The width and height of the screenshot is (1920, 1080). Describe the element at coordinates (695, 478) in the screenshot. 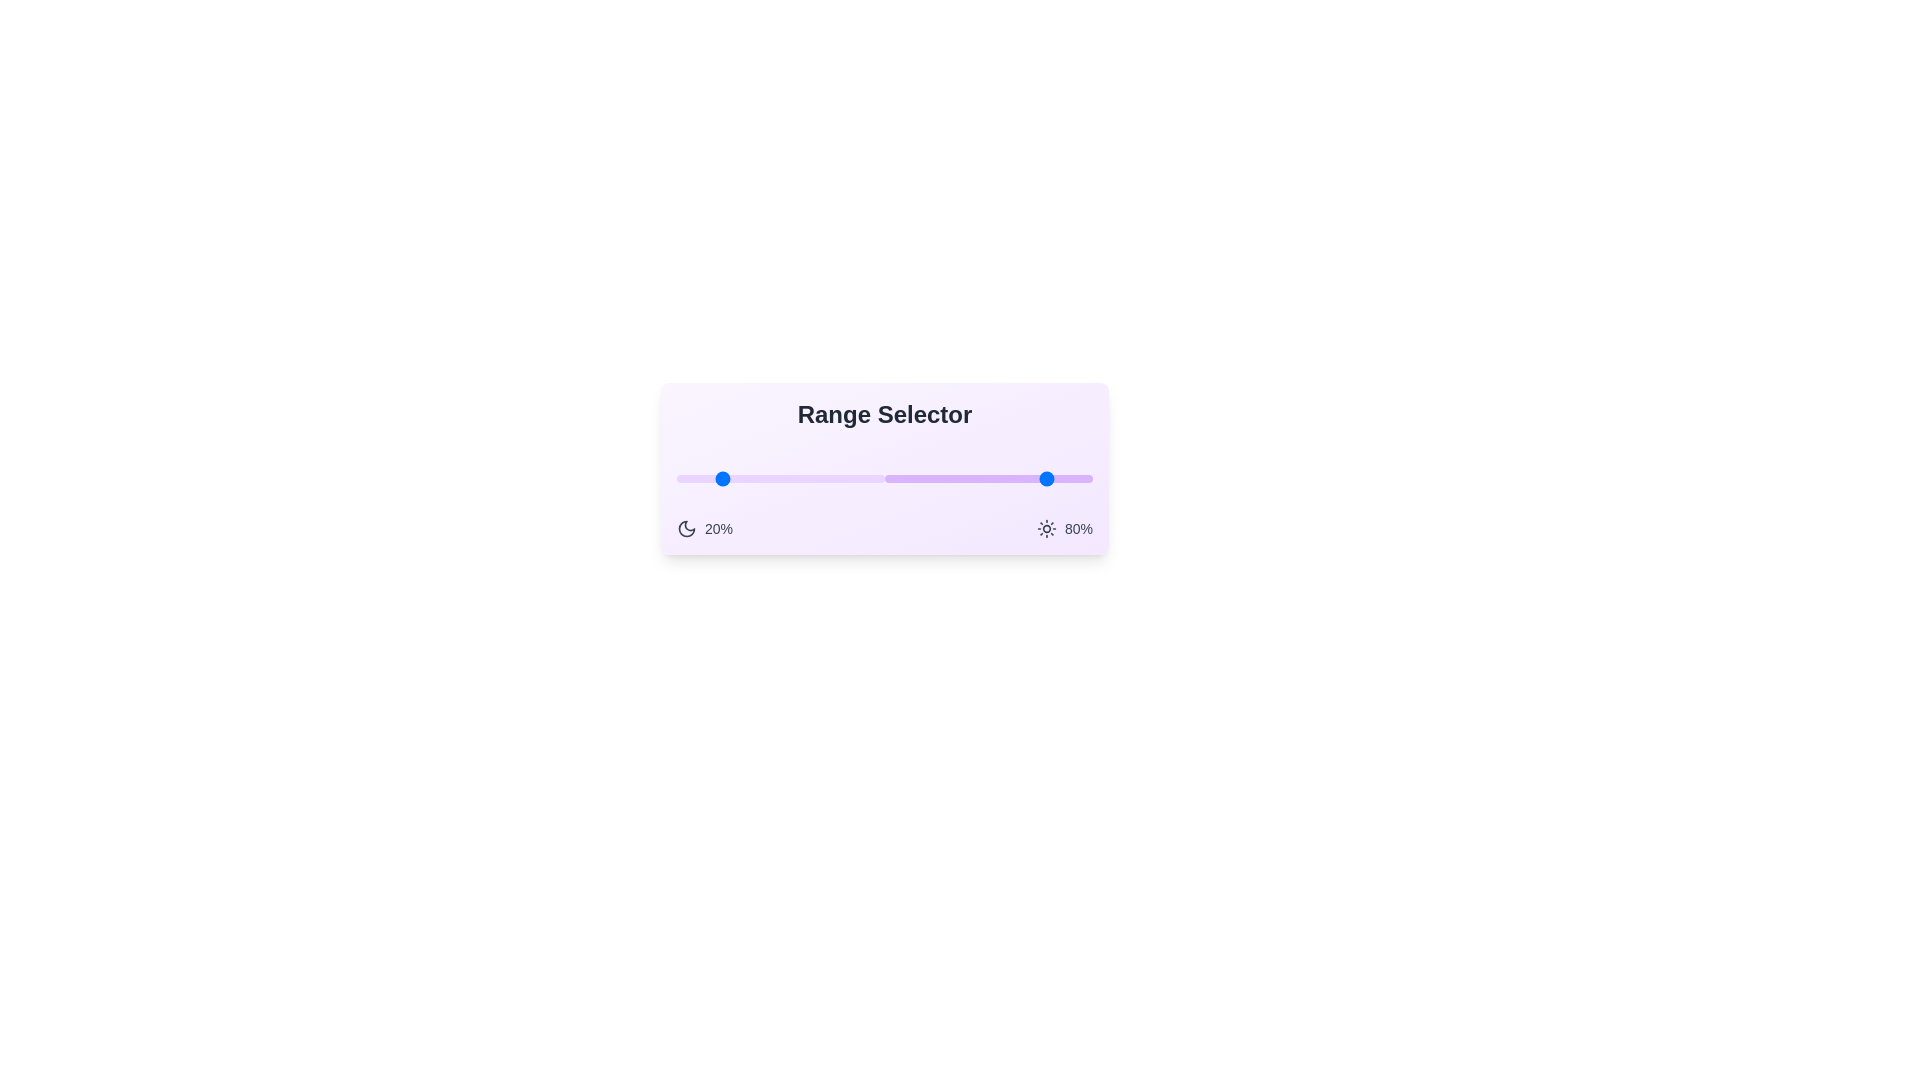

I see `the lower bound of the range to 9% by dragging the left slider` at that location.